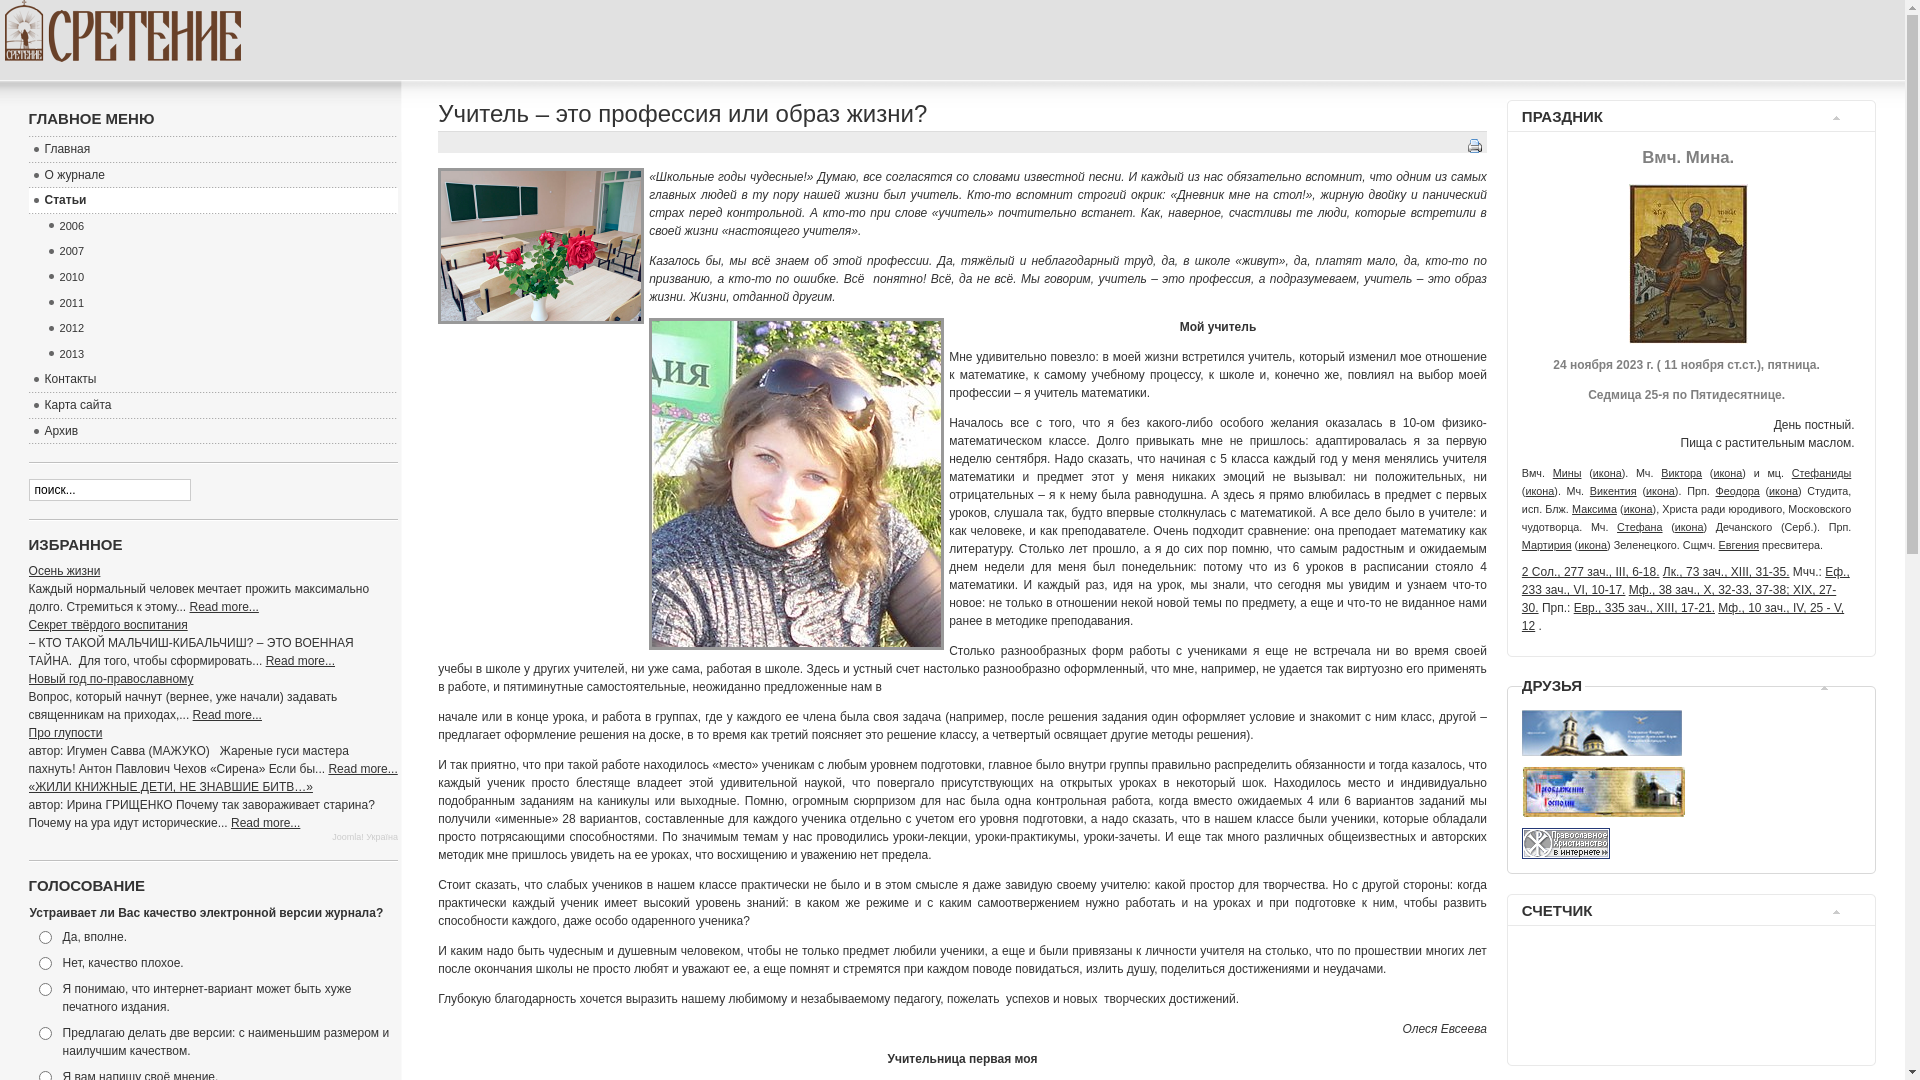 The image size is (1920, 1080). I want to click on '2012', so click(220, 327).